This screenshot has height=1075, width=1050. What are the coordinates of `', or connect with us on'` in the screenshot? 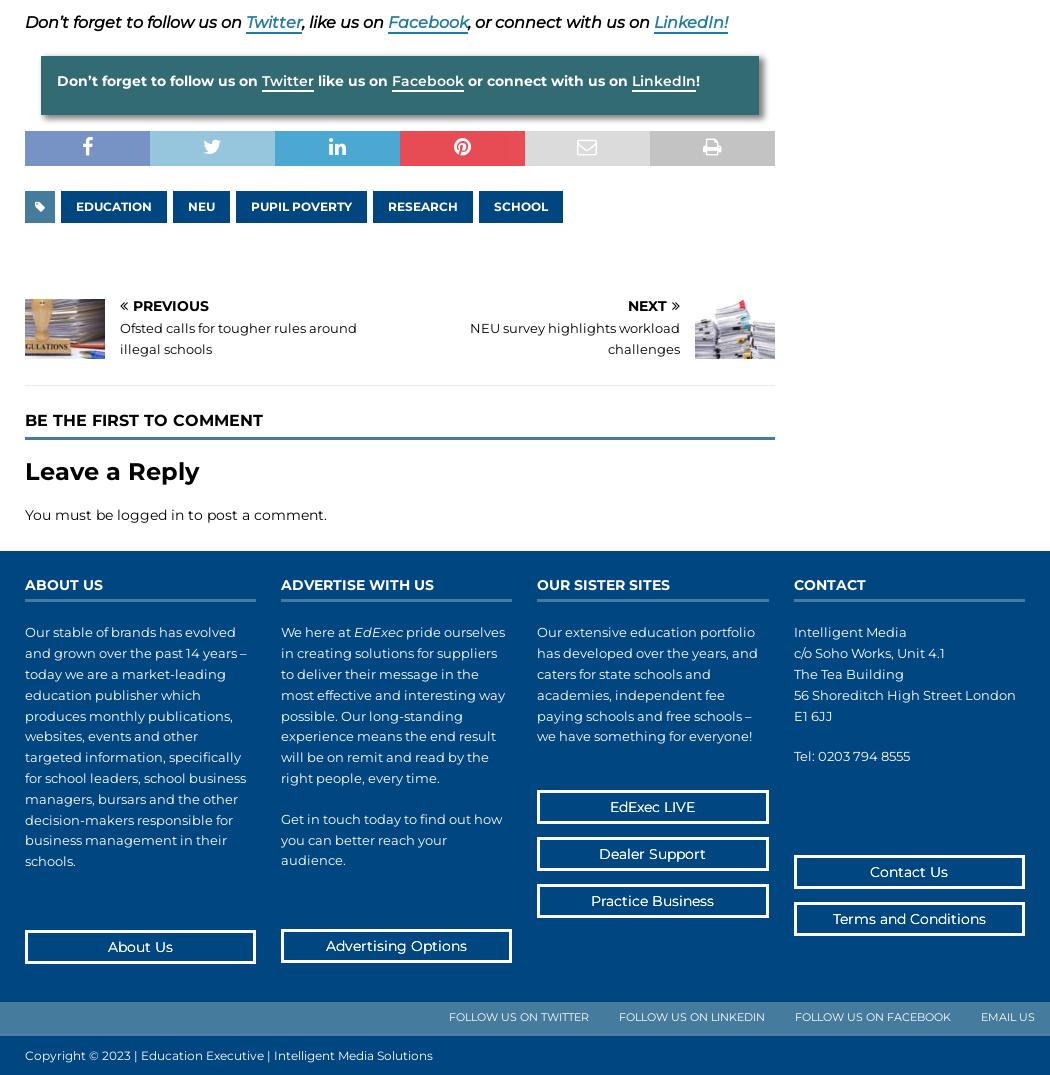 It's located at (467, 21).